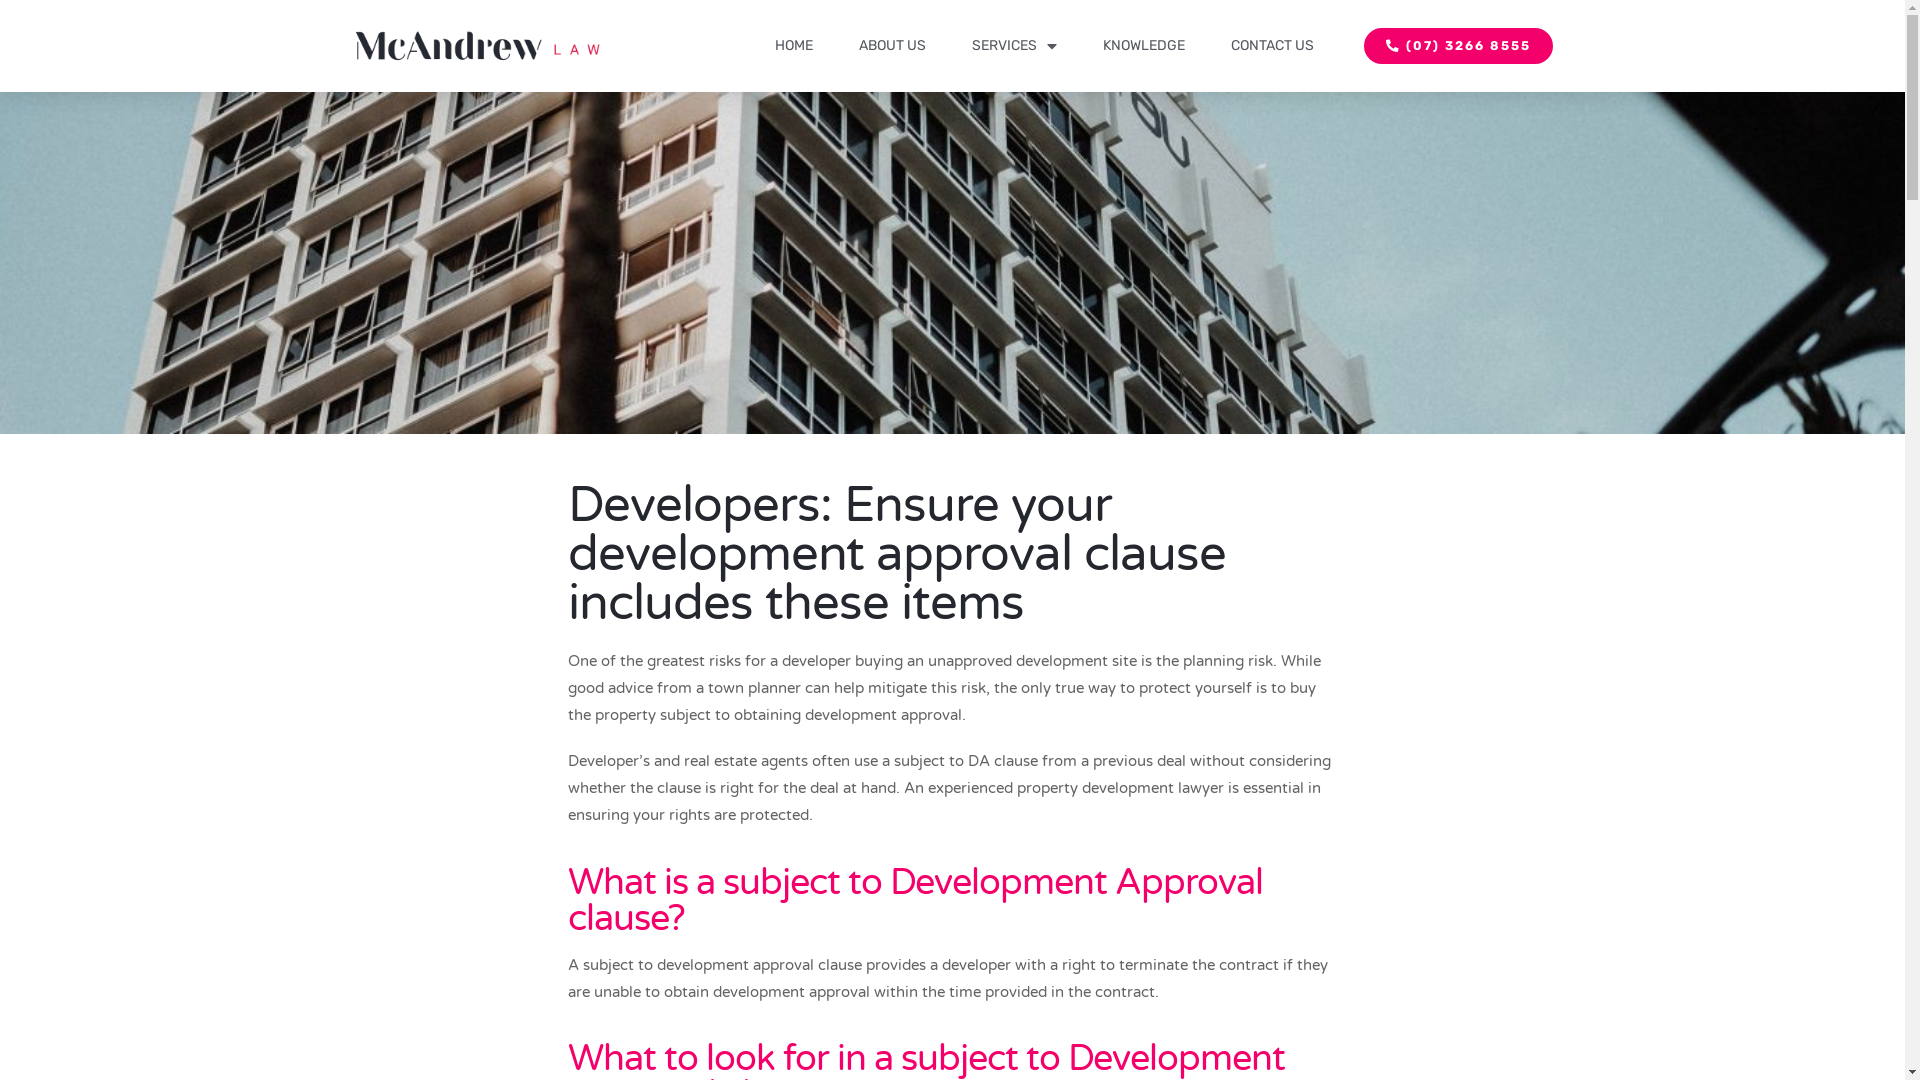  What do you see at coordinates (1142, 45) in the screenshot?
I see `'KNOWLEDGE'` at bounding box center [1142, 45].